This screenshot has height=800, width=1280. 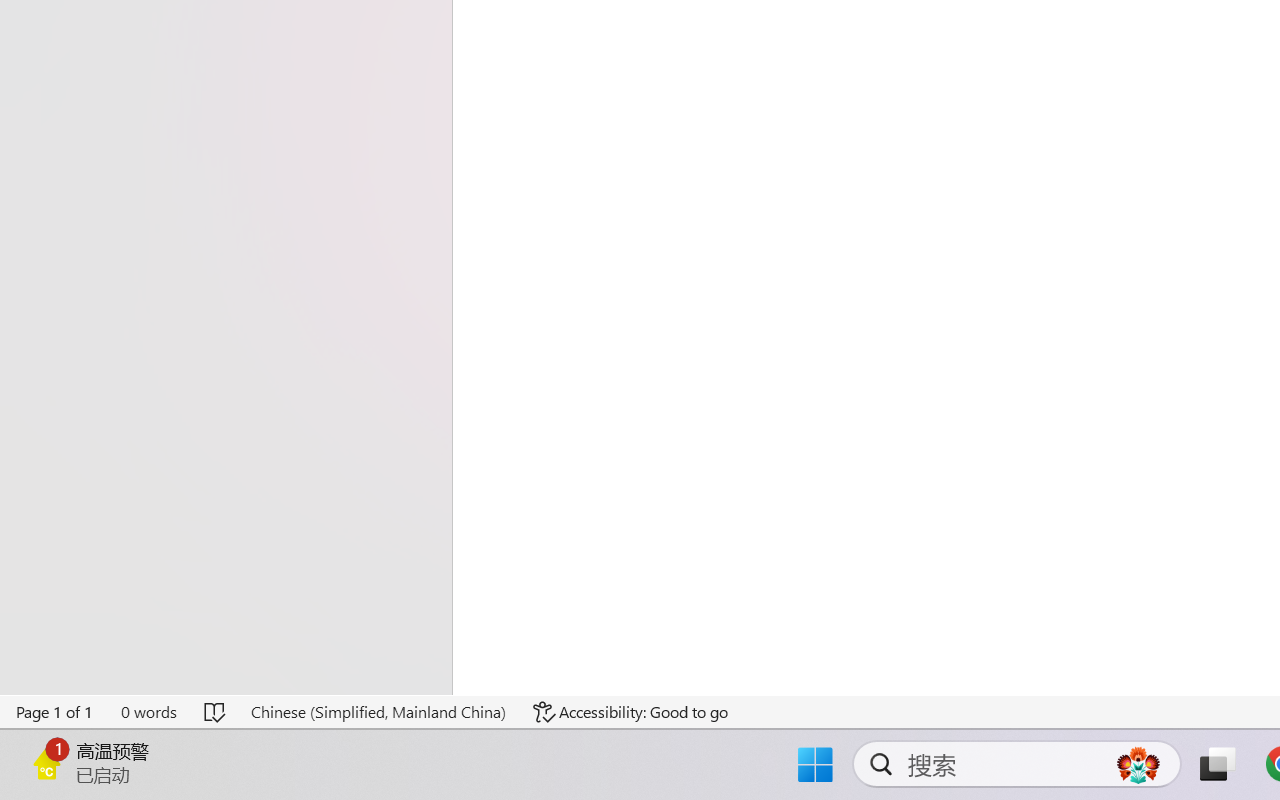 What do you see at coordinates (378, 711) in the screenshot?
I see `'Language Chinese (Simplified, Mainland China)'` at bounding box center [378, 711].